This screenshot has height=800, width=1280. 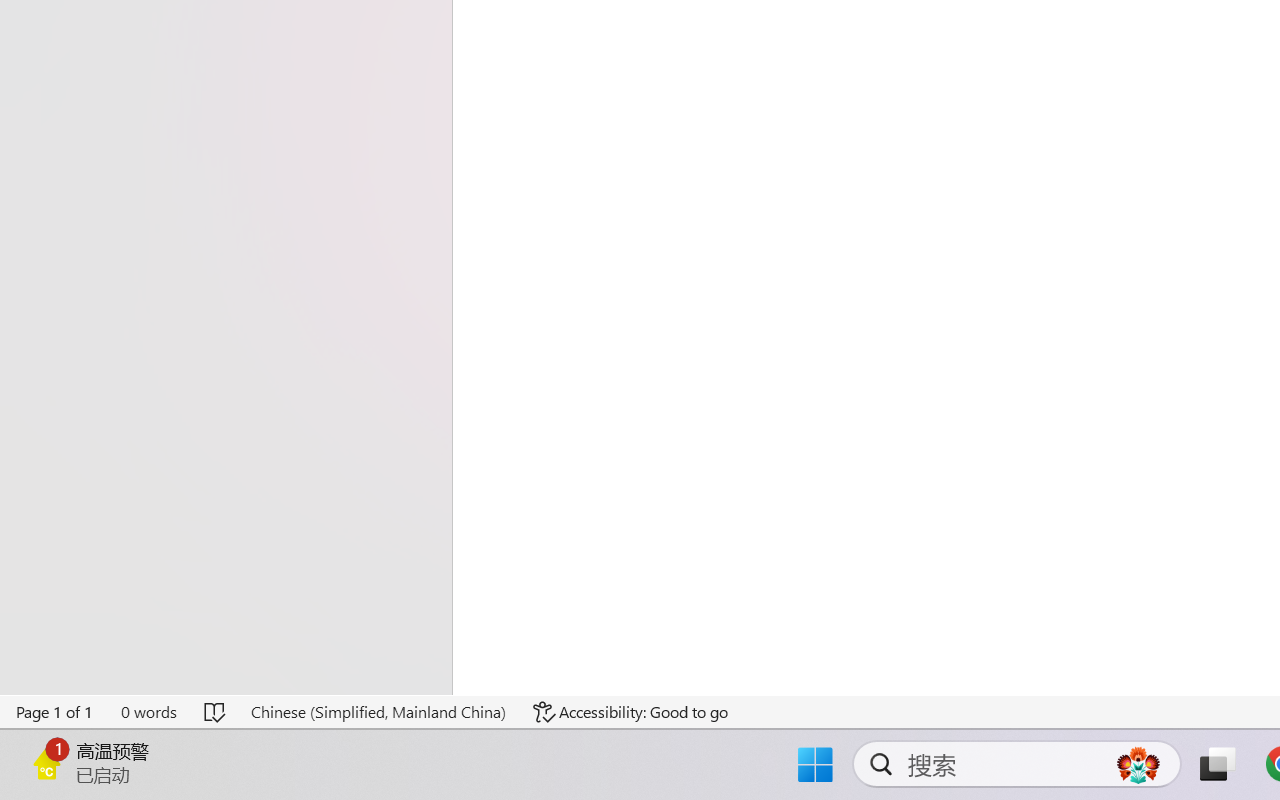 What do you see at coordinates (378, 711) in the screenshot?
I see `'Language Chinese (Simplified, Mainland China)'` at bounding box center [378, 711].